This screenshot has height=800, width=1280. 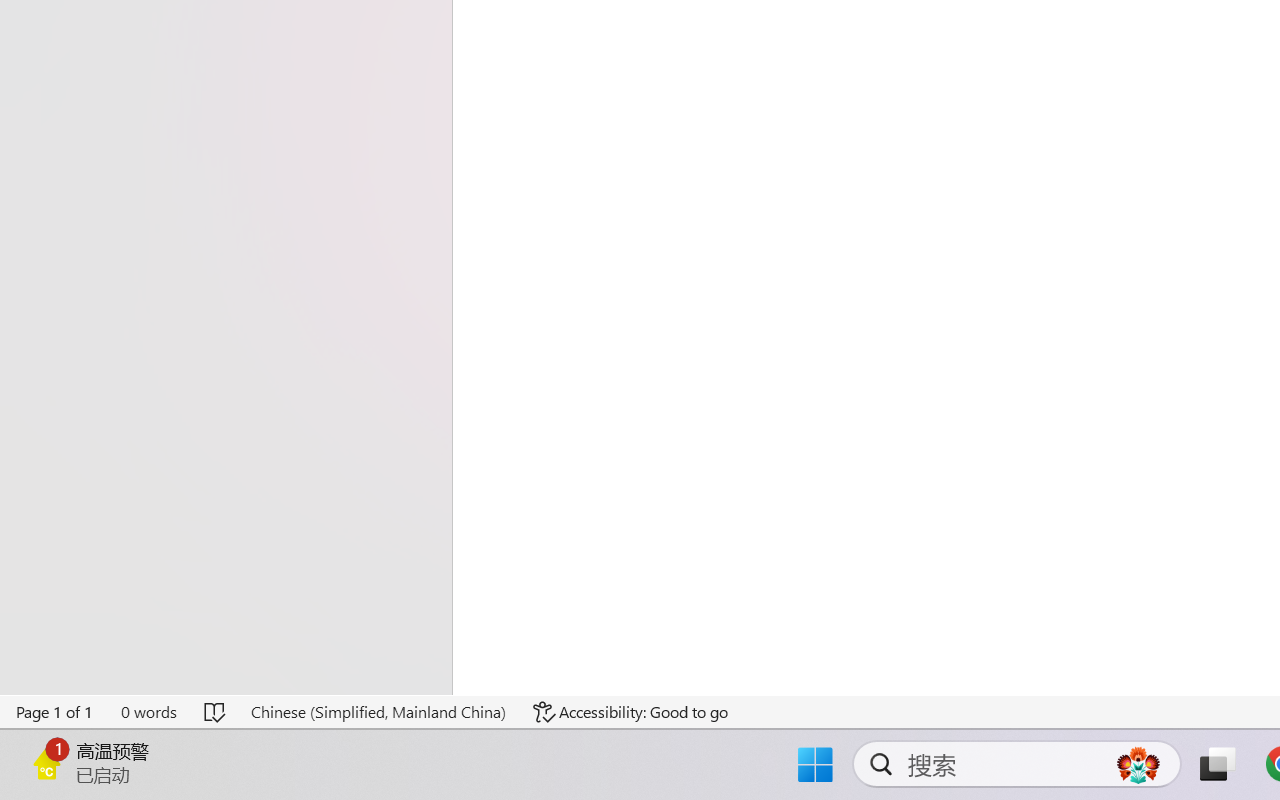 What do you see at coordinates (378, 711) in the screenshot?
I see `'Language Chinese (Simplified, Mainland China)'` at bounding box center [378, 711].